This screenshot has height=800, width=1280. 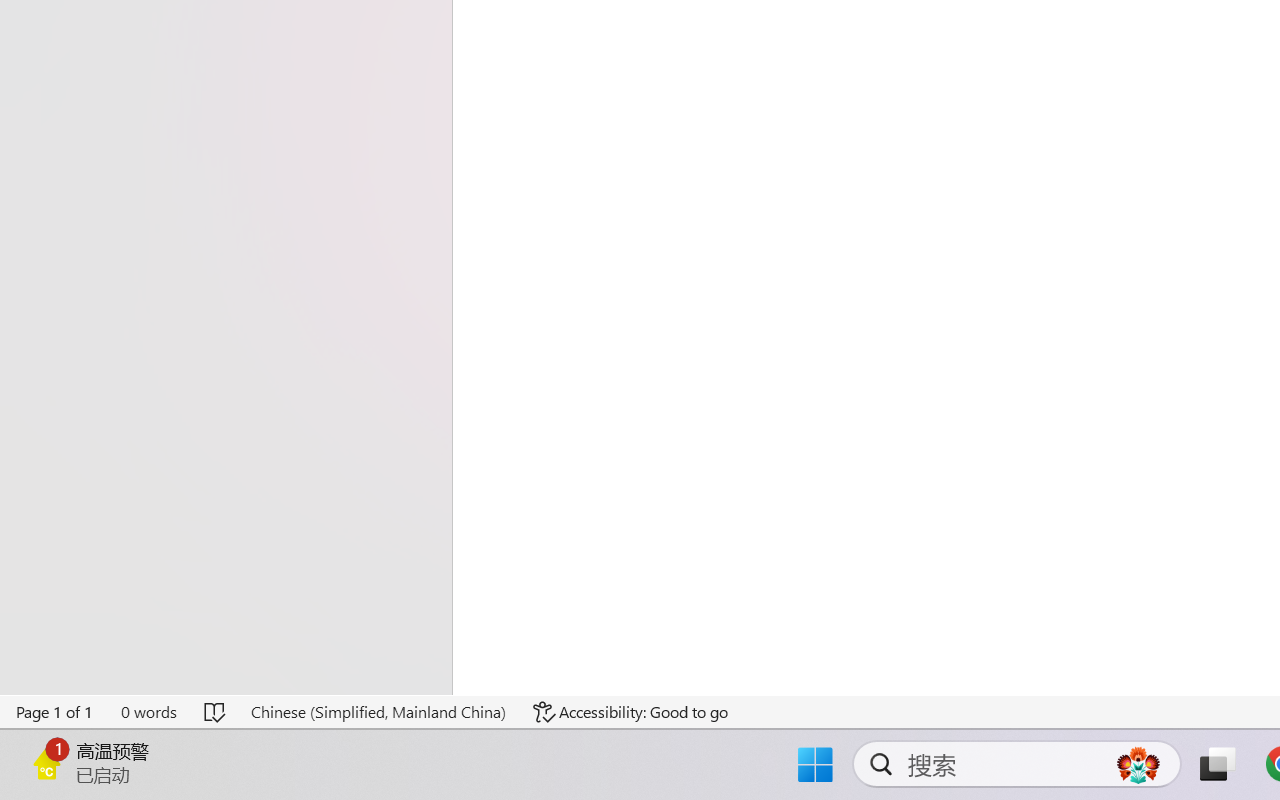 What do you see at coordinates (378, 711) in the screenshot?
I see `'Language Chinese (Simplified, Mainland China)'` at bounding box center [378, 711].